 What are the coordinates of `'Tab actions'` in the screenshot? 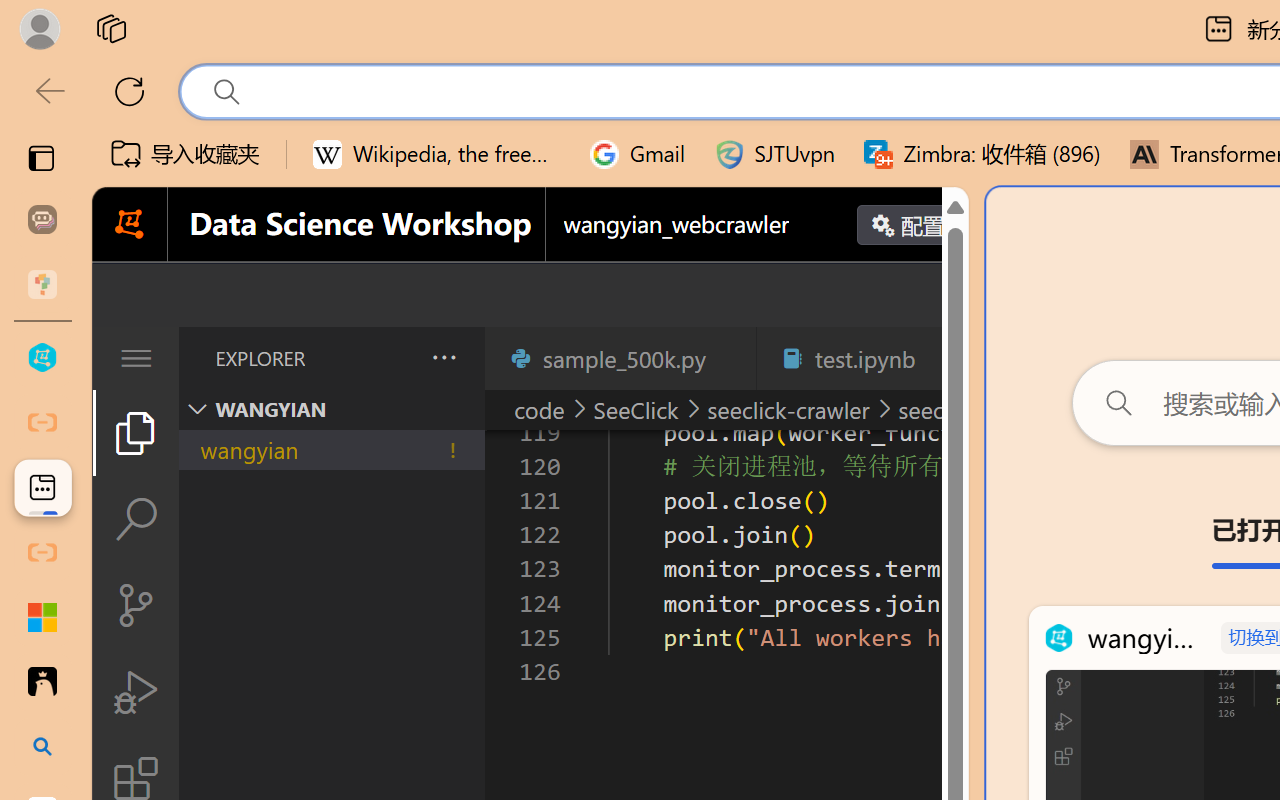 It's located at (944, 358).